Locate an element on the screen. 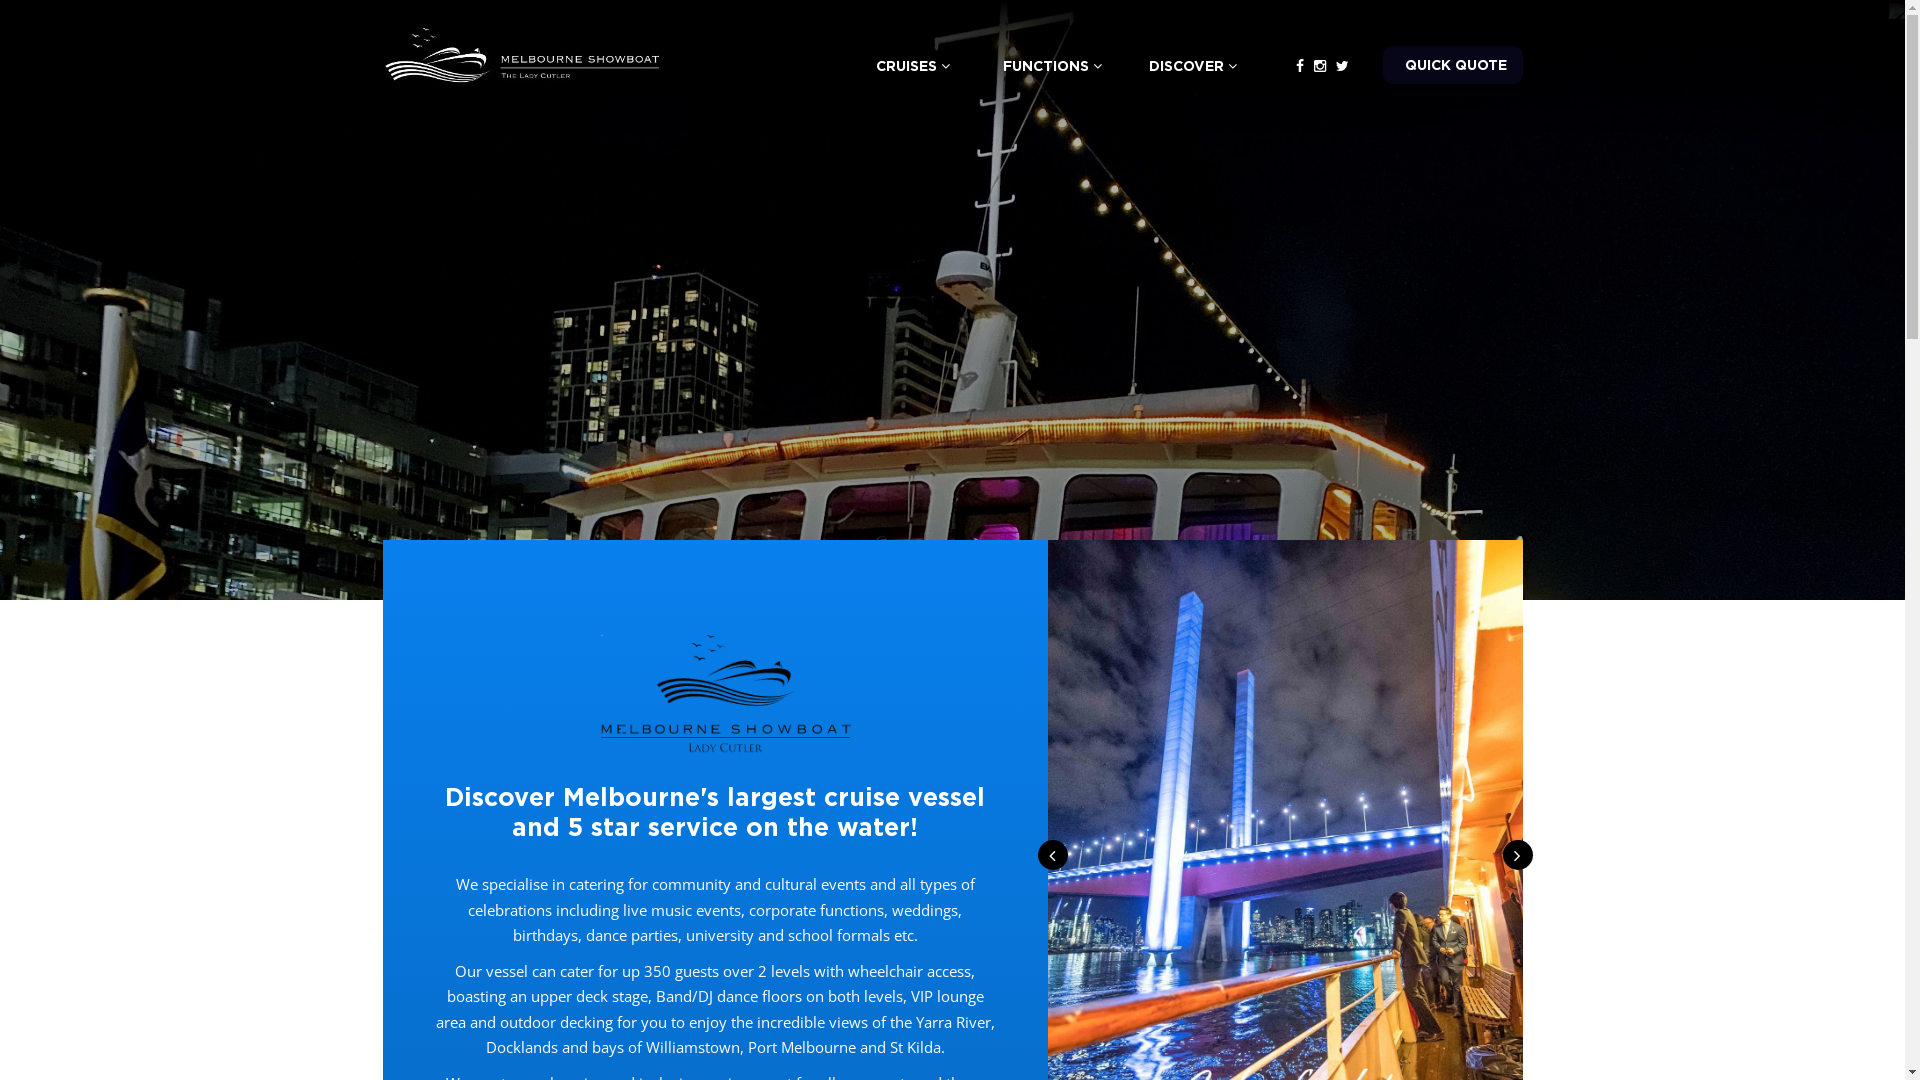  'DISCOVER' is located at coordinates (1191, 64).